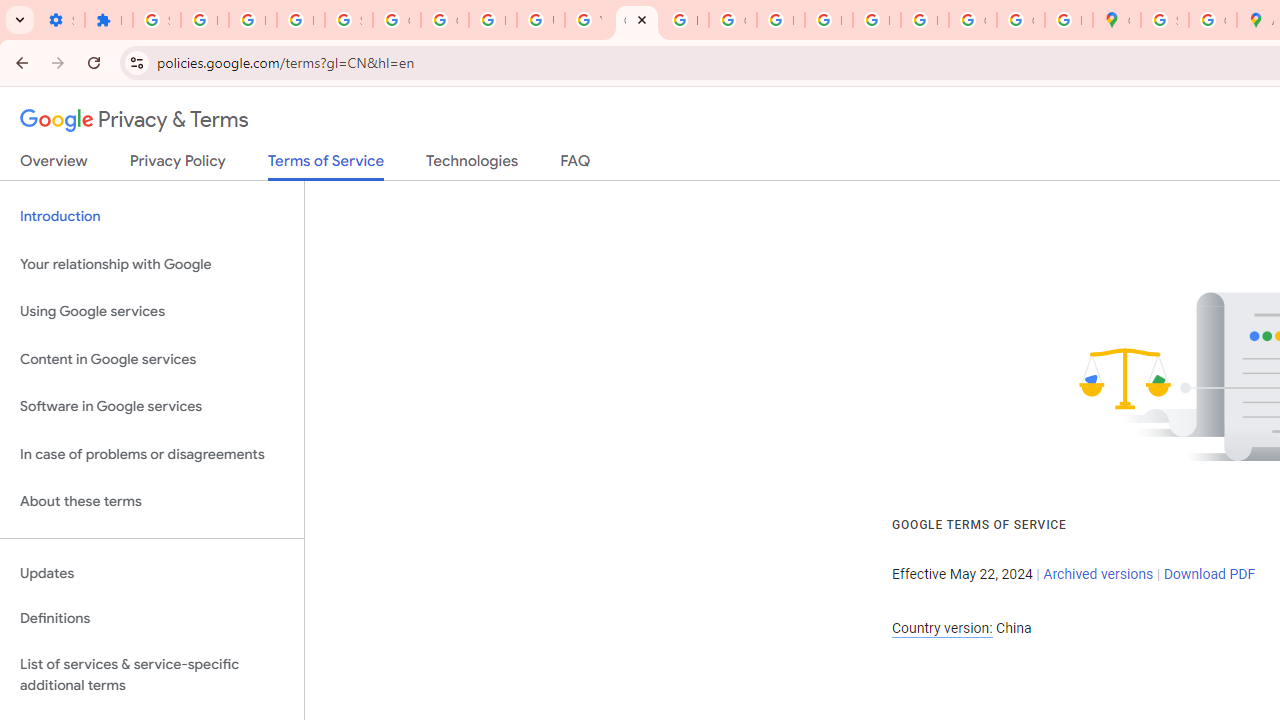  What do you see at coordinates (1097, 574) in the screenshot?
I see `'Archived versions'` at bounding box center [1097, 574].